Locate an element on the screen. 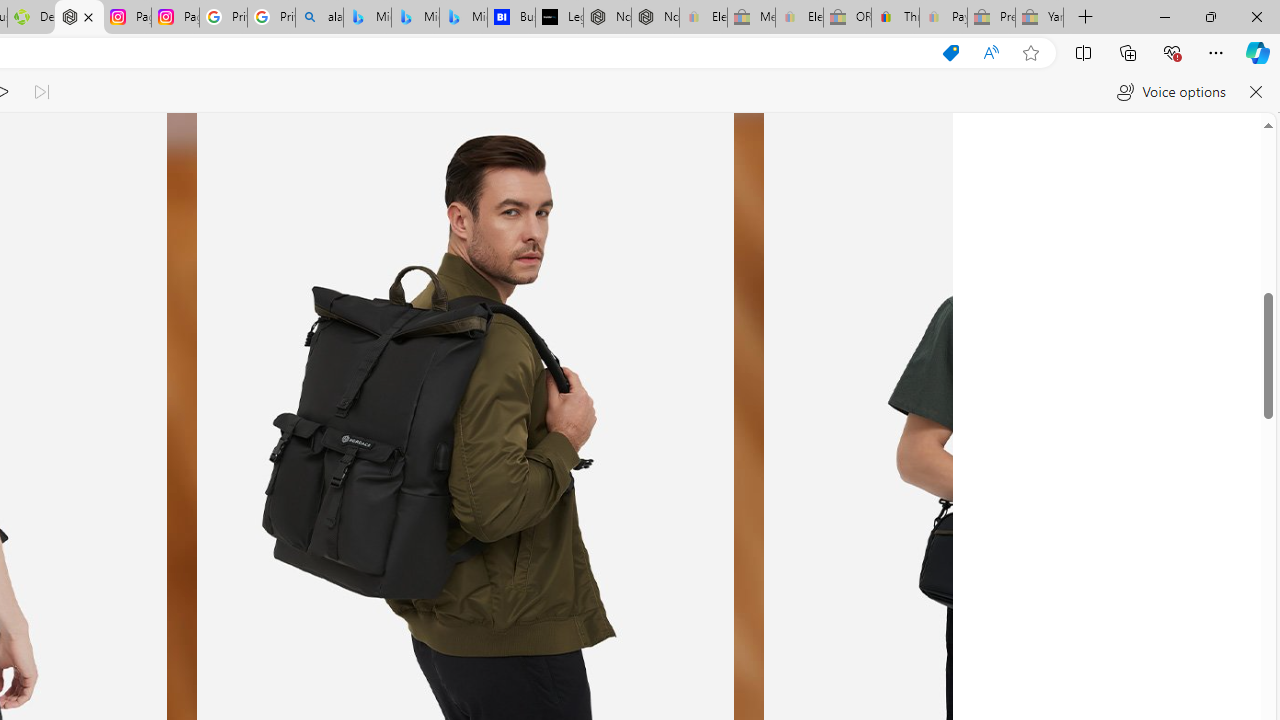 This screenshot has height=720, width=1280. 'Settings and more (Alt+F)' is located at coordinates (1215, 51).